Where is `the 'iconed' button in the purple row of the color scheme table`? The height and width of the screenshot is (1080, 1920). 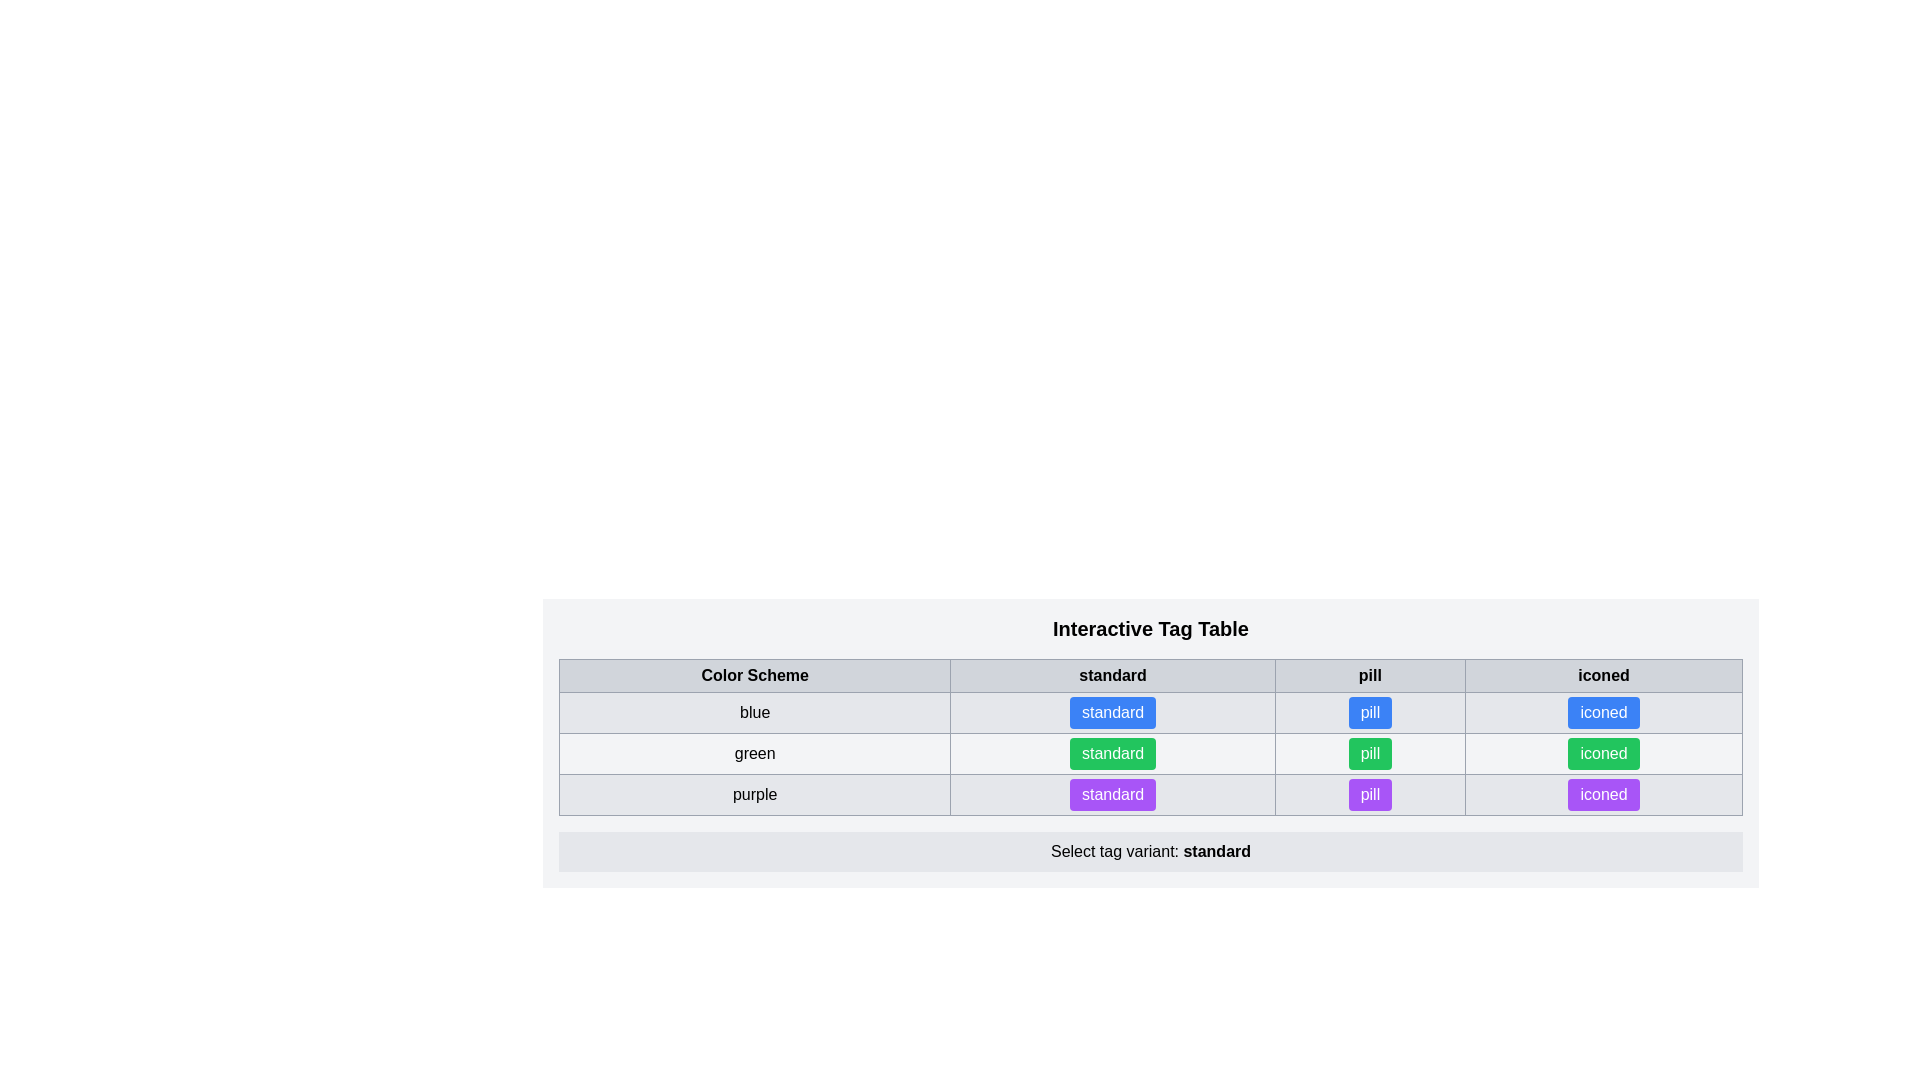
the 'iconed' button in the purple row of the color scheme table is located at coordinates (1603, 793).